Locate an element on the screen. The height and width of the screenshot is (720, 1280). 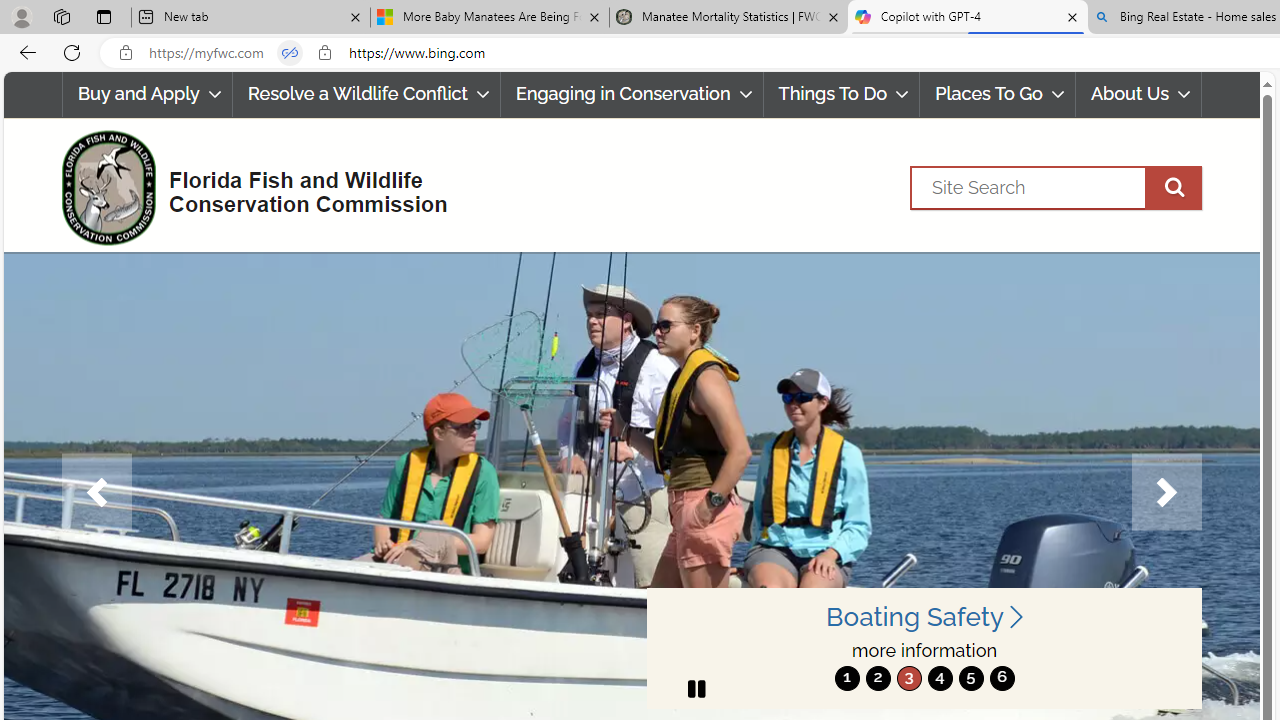
'FWC Logo Florida Fish and Wildlife Conservation Commission' is located at coordinates (245, 185).